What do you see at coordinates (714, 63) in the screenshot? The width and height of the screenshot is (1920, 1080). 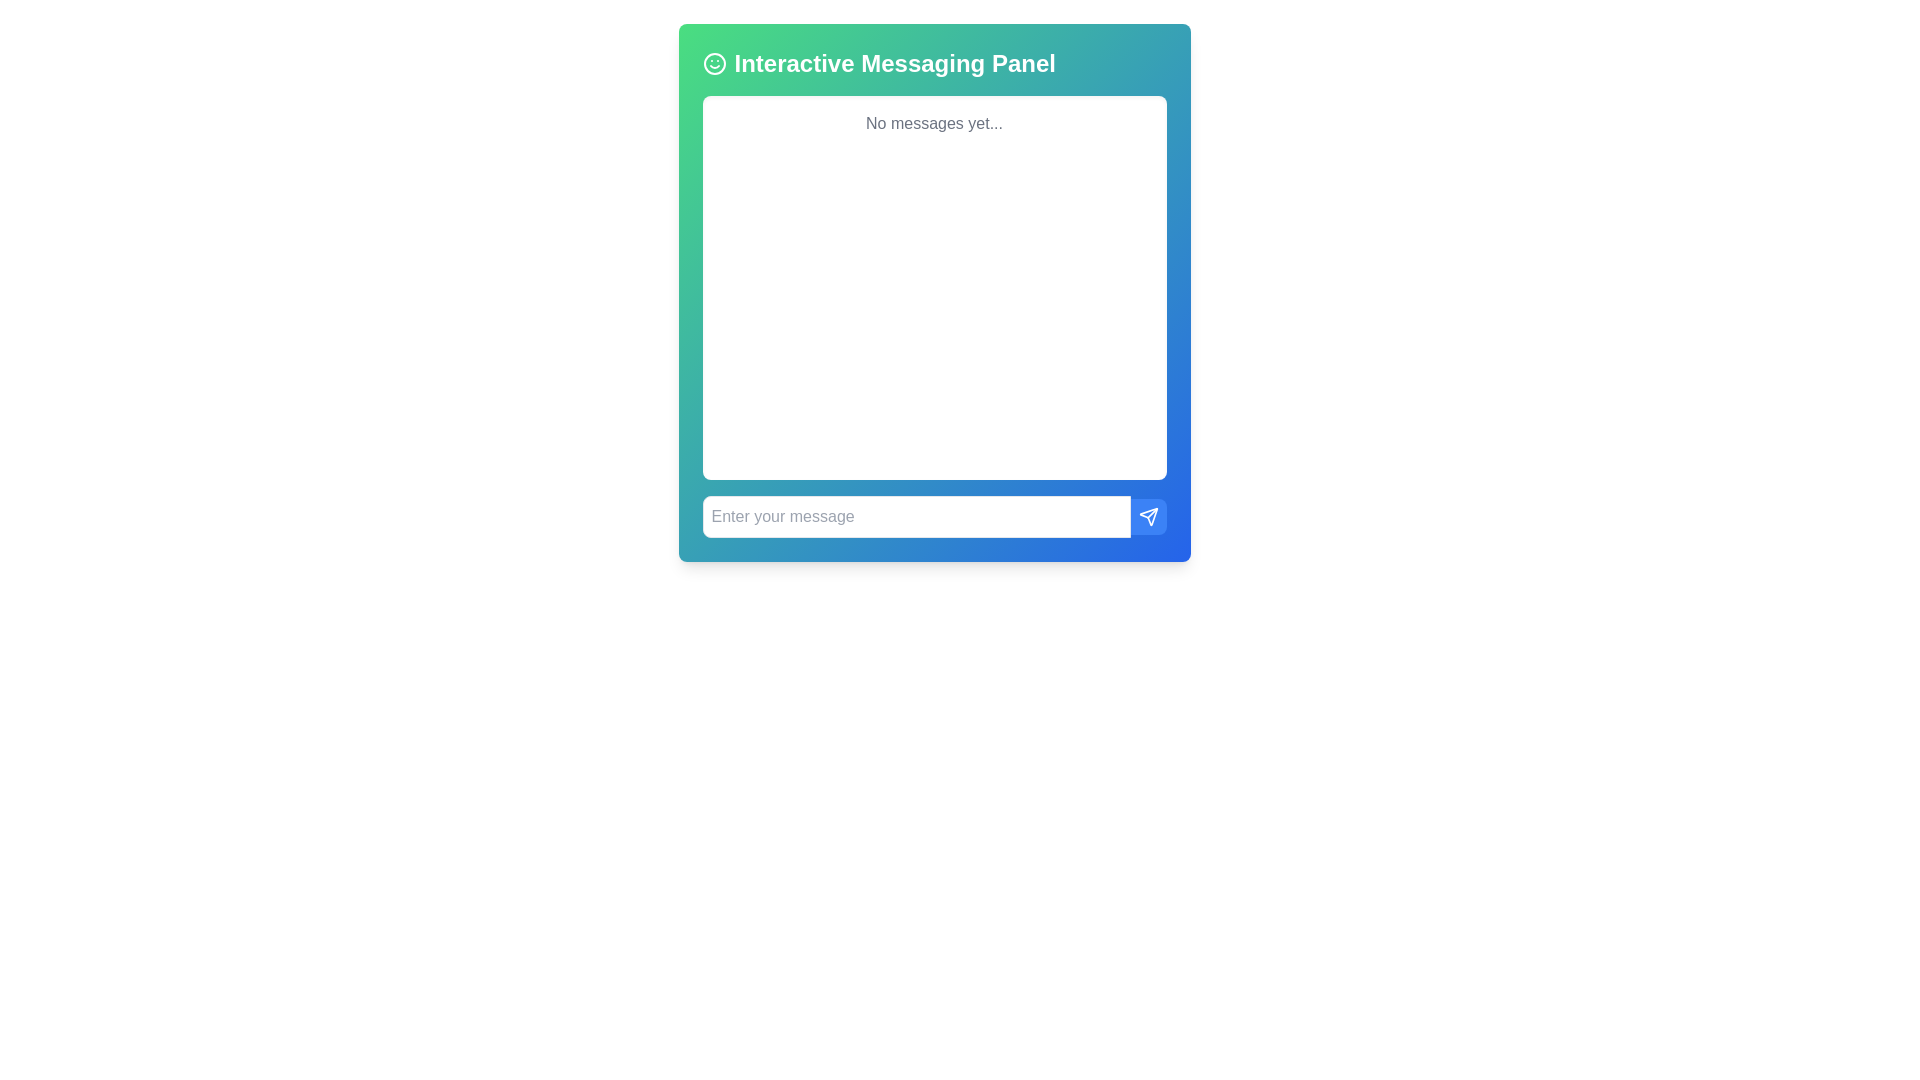 I see `the circular smiley face icon located at the top-left corner of the 'Interactive Messaging Panel', which features a white circle outline, two small dots for eyes, and a curved line for a smile on a green background` at bounding box center [714, 63].